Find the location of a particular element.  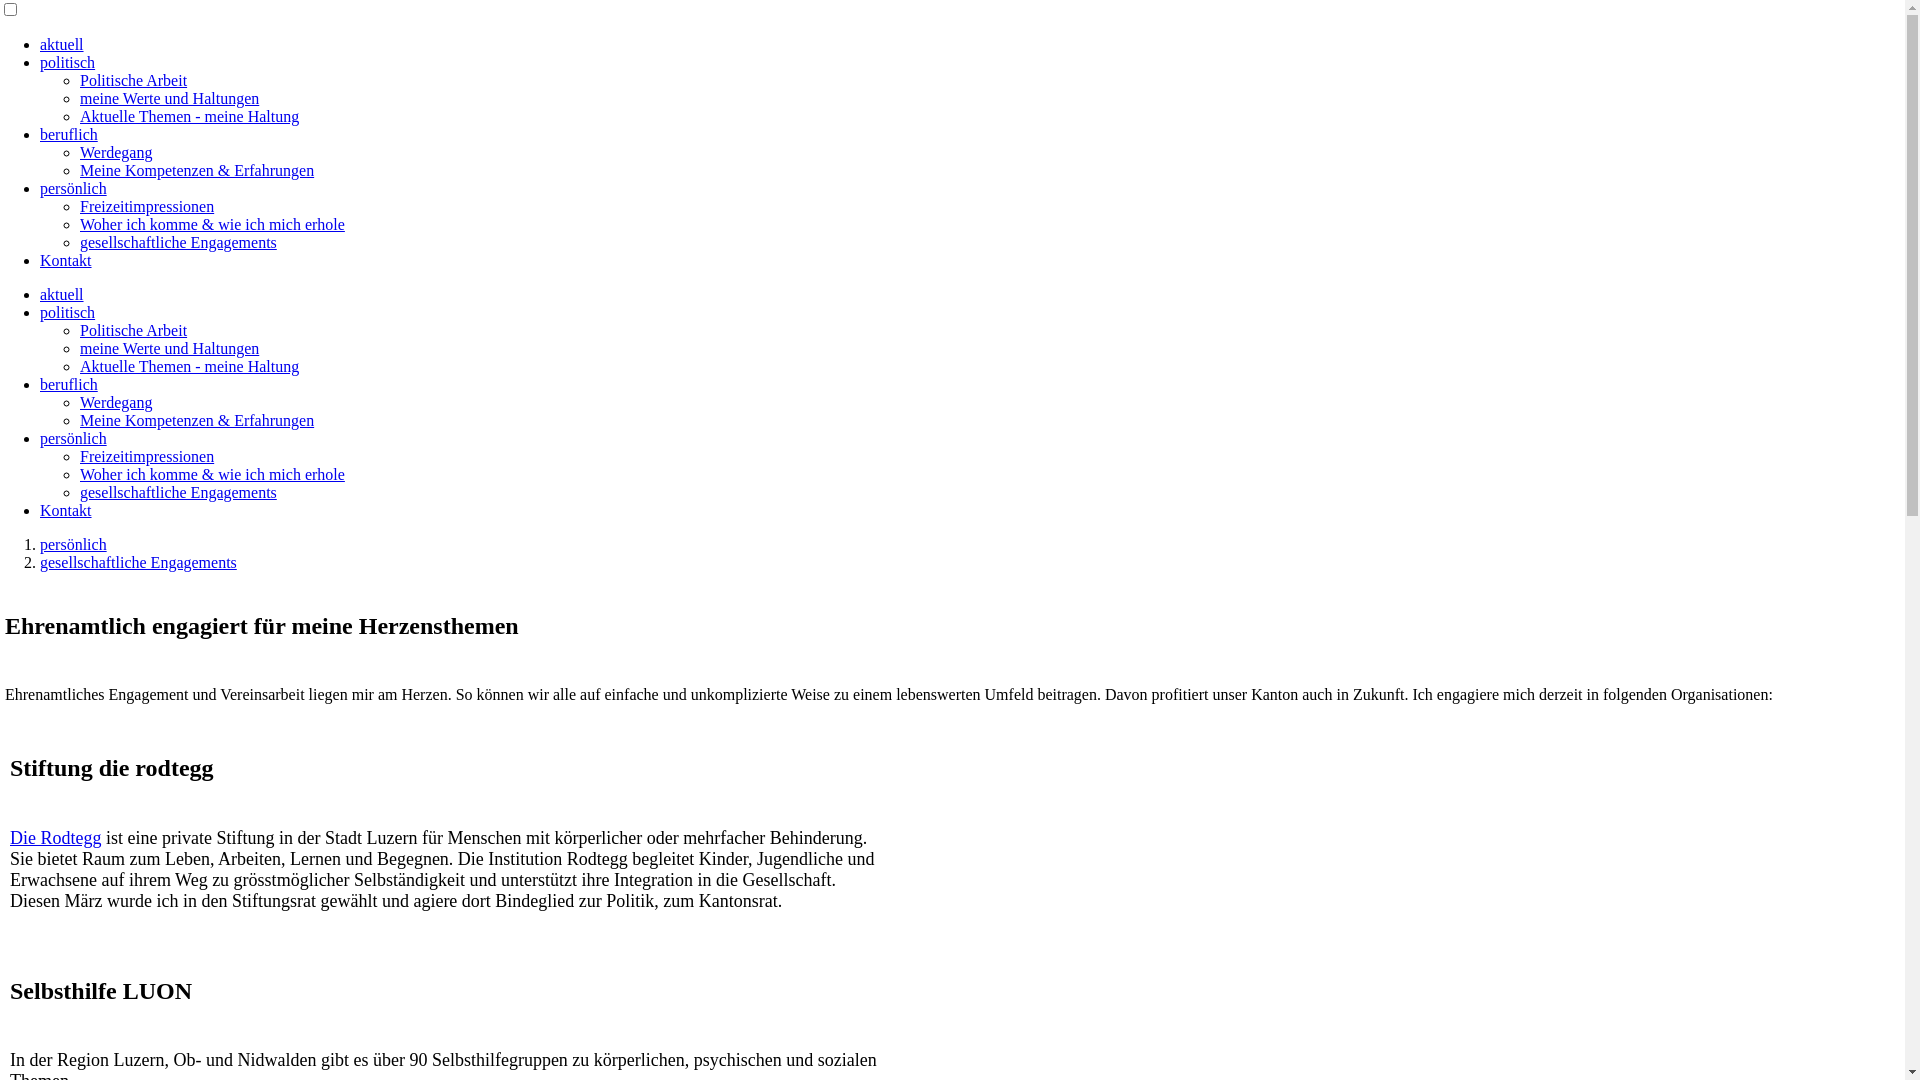

'Freizeitimpressionen' is located at coordinates (146, 206).